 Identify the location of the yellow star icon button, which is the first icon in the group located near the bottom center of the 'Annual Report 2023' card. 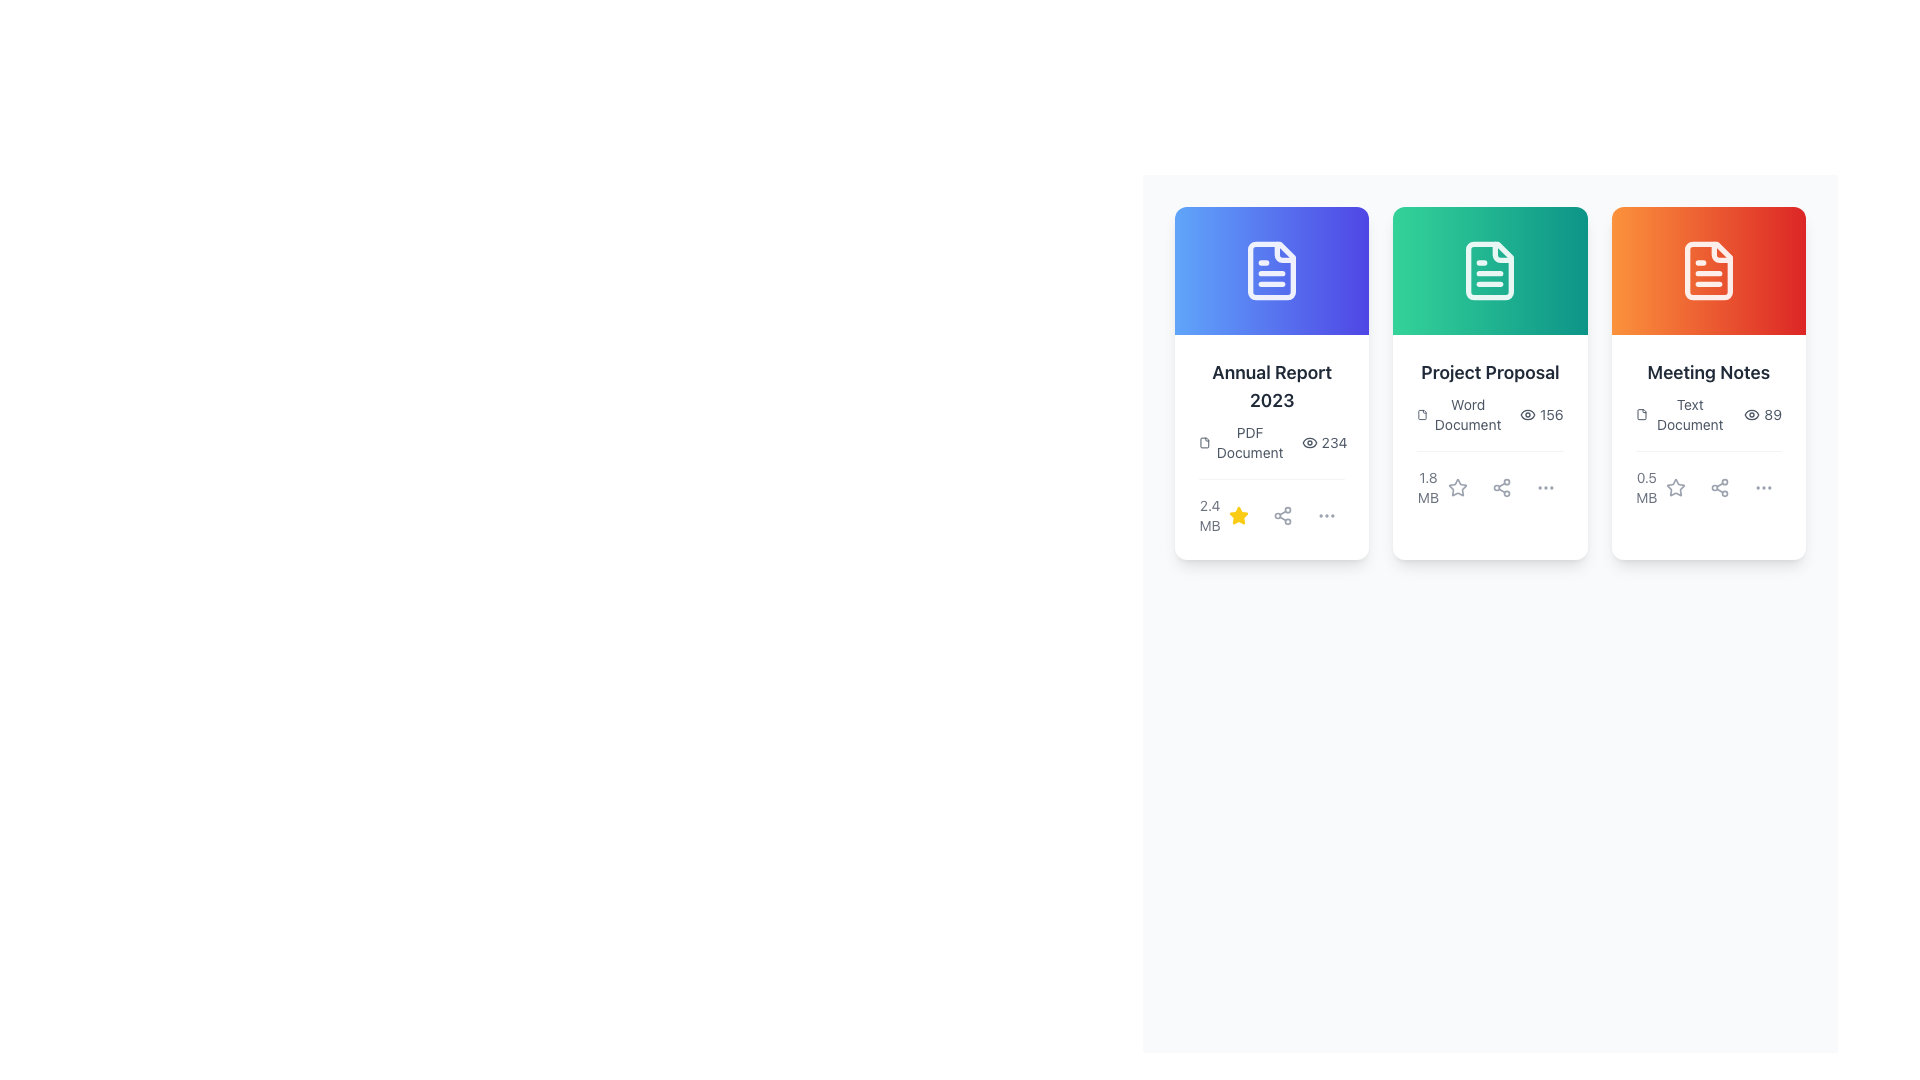
(1238, 515).